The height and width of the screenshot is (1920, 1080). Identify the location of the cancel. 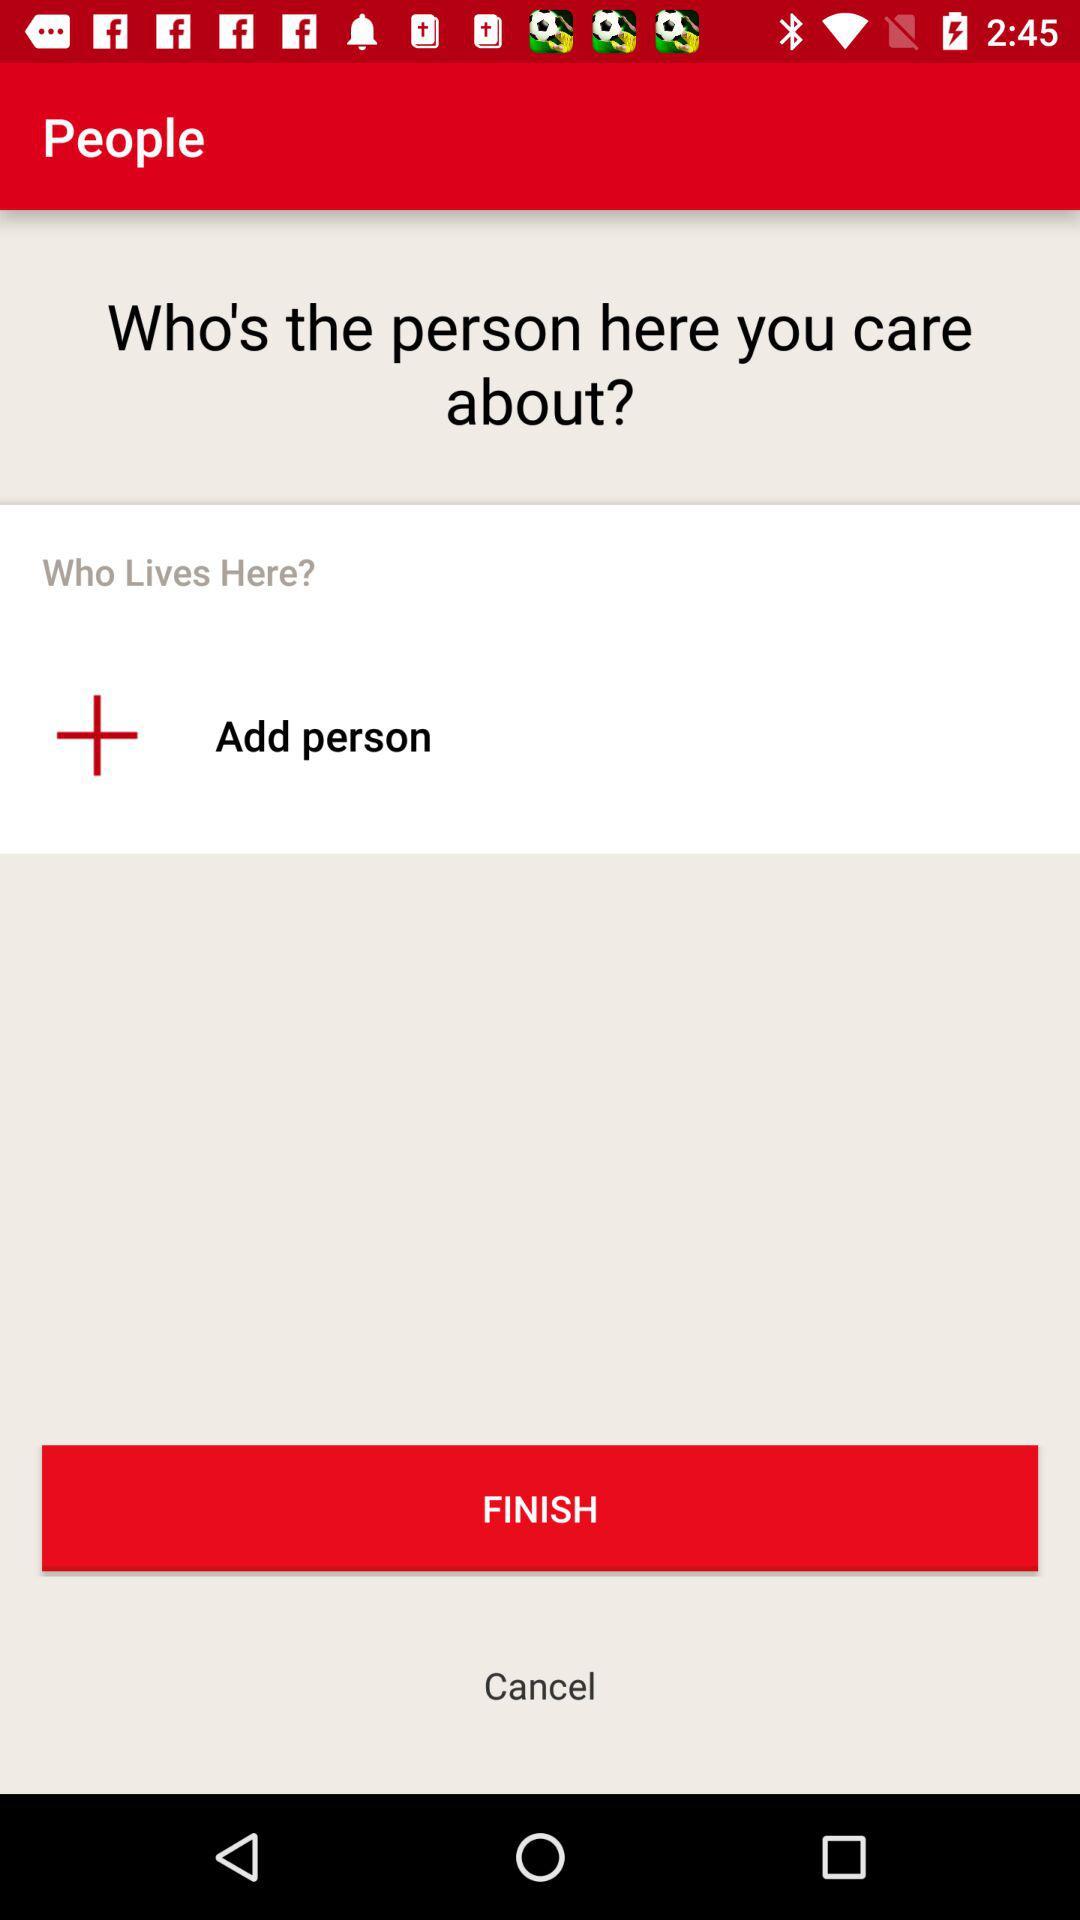
(540, 1684).